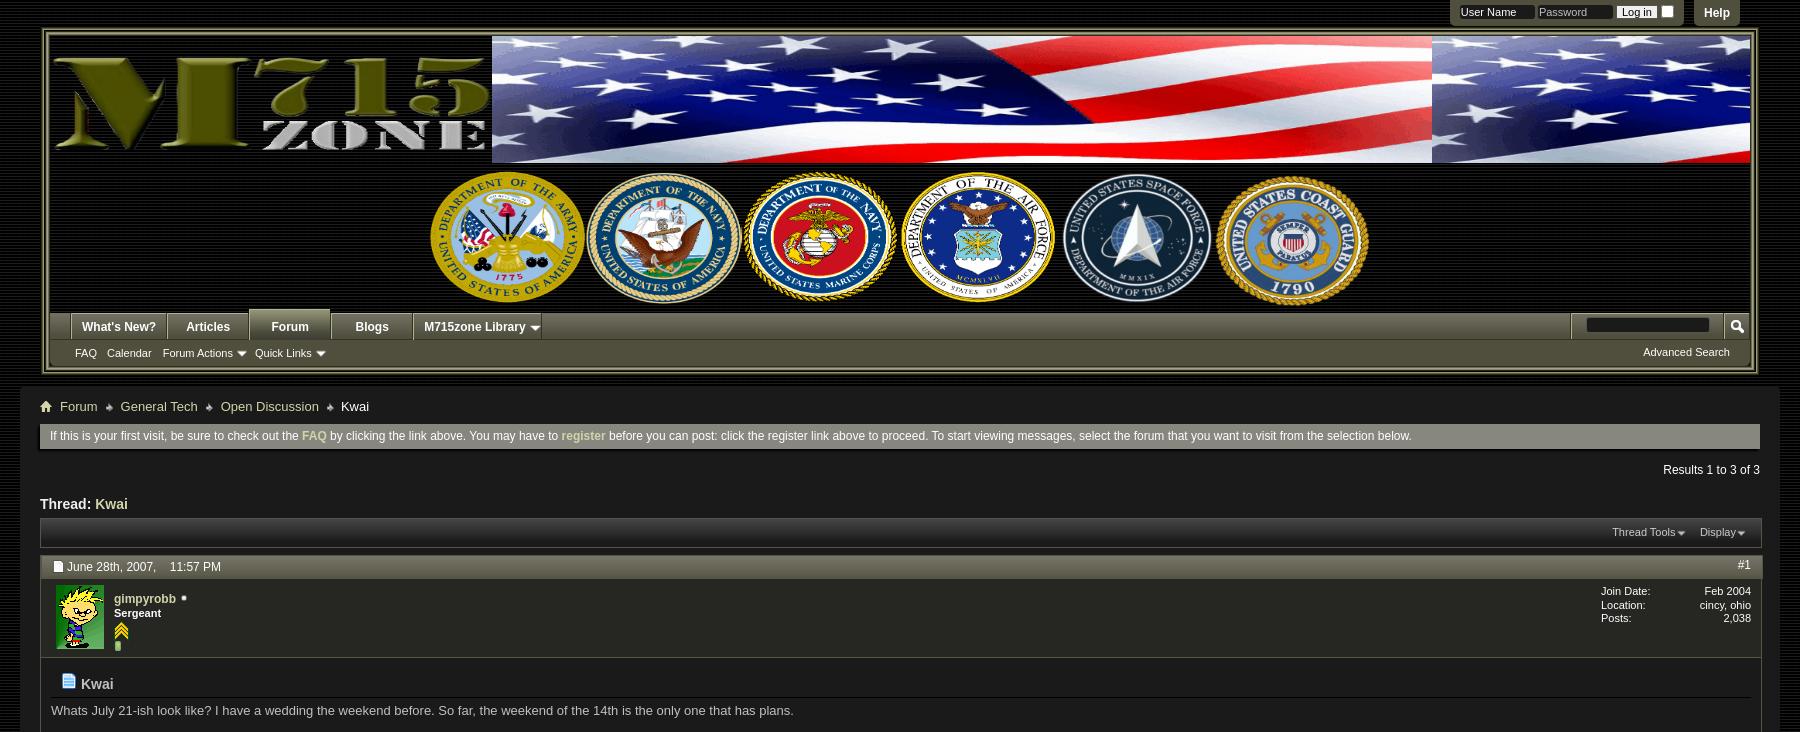  What do you see at coordinates (443, 434) in the screenshot?
I see `'by clicking the
		link above. You may have to'` at bounding box center [443, 434].